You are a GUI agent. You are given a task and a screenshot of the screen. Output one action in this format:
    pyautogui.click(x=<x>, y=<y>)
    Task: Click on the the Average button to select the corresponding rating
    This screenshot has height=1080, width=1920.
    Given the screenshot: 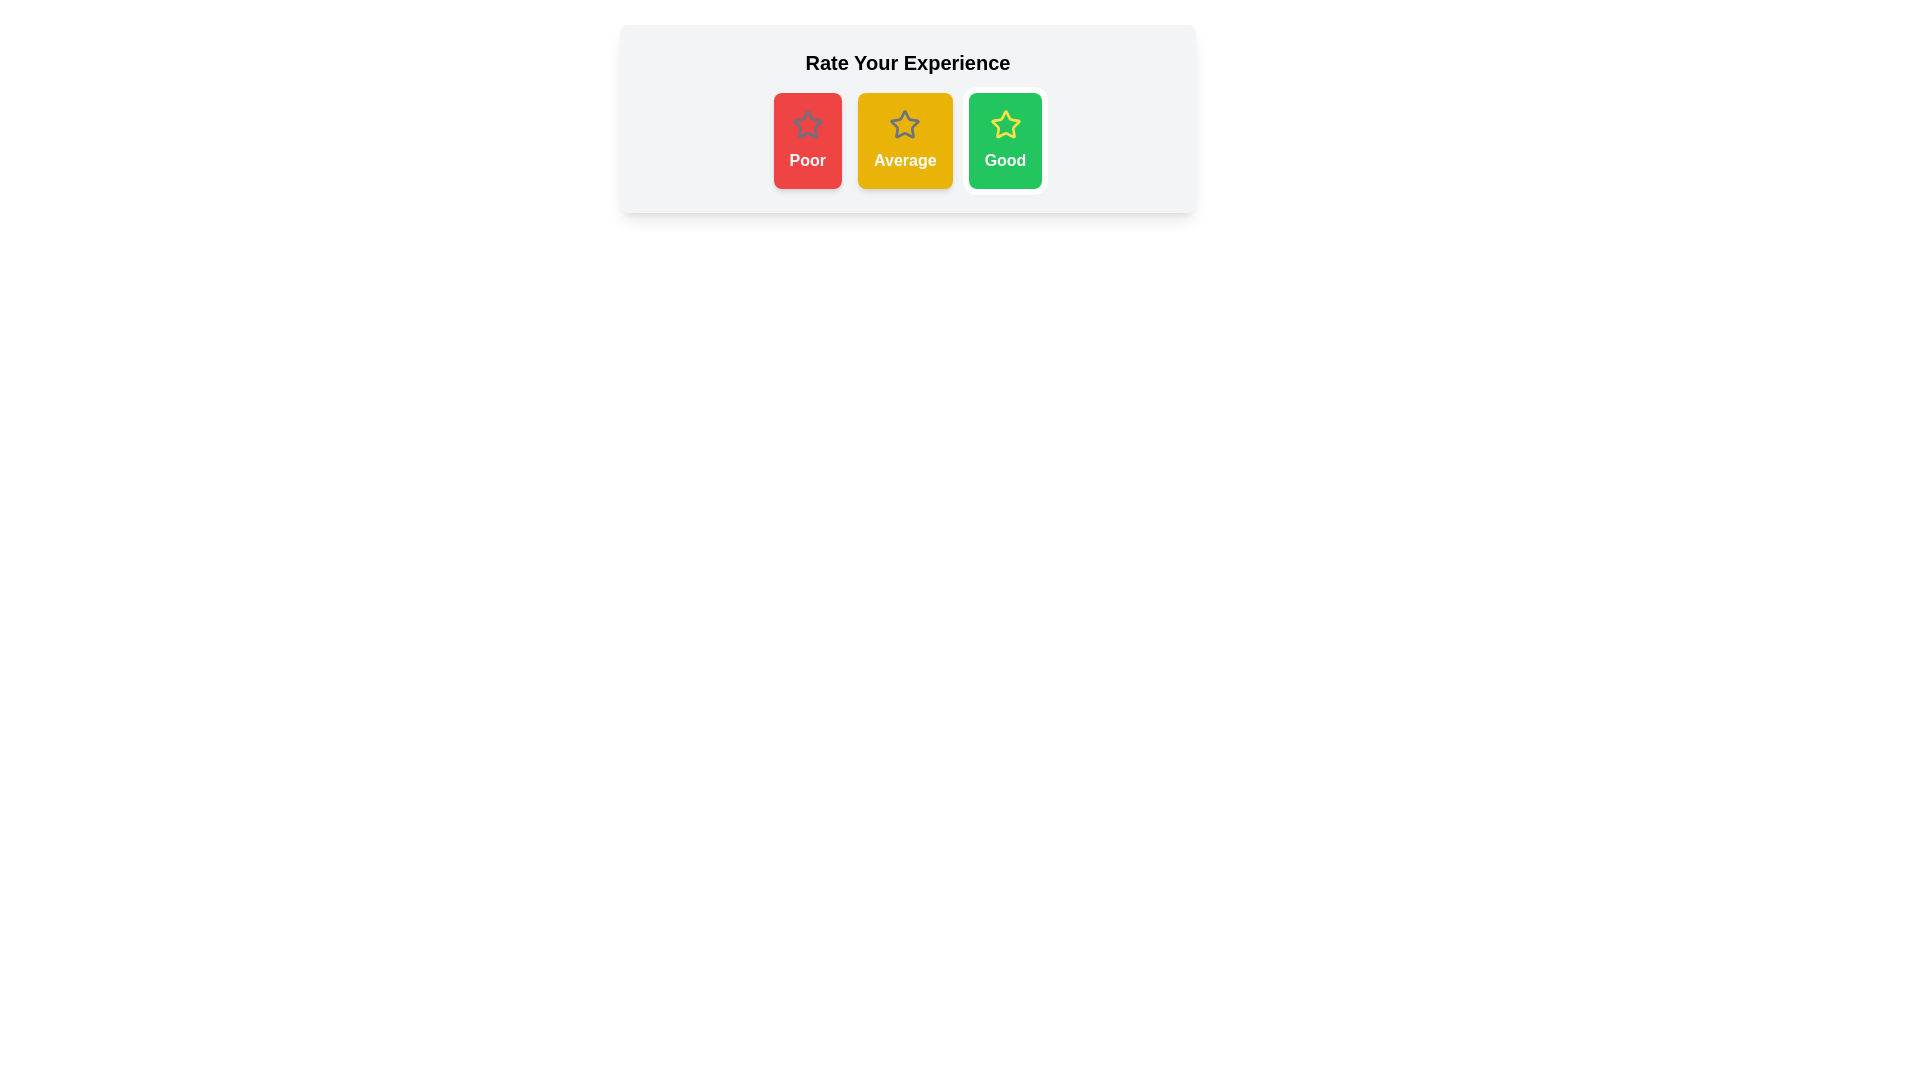 What is the action you would take?
    pyautogui.click(x=904, y=140)
    